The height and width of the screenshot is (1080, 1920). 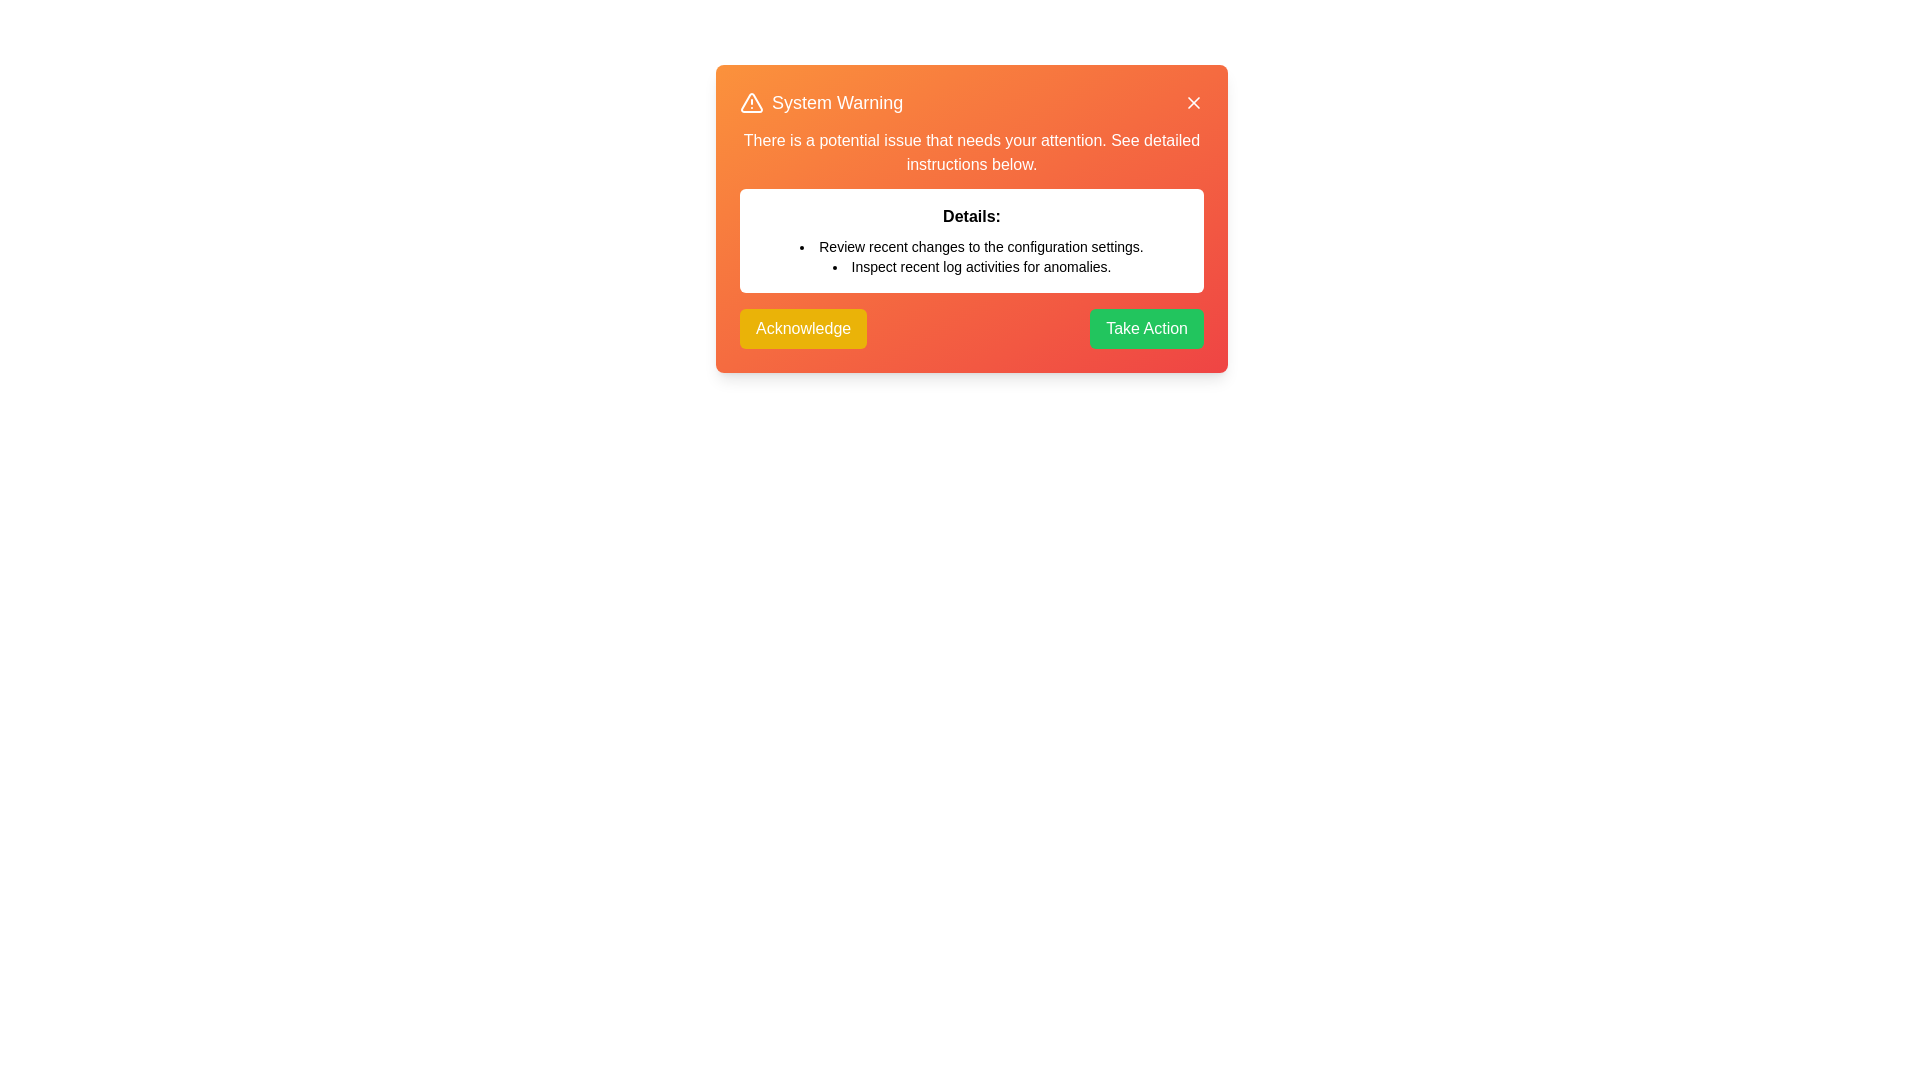 I want to click on the close button represented by the vector graphic component in the upper-right corner of the warning dialog, so click(x=1194, y=103).